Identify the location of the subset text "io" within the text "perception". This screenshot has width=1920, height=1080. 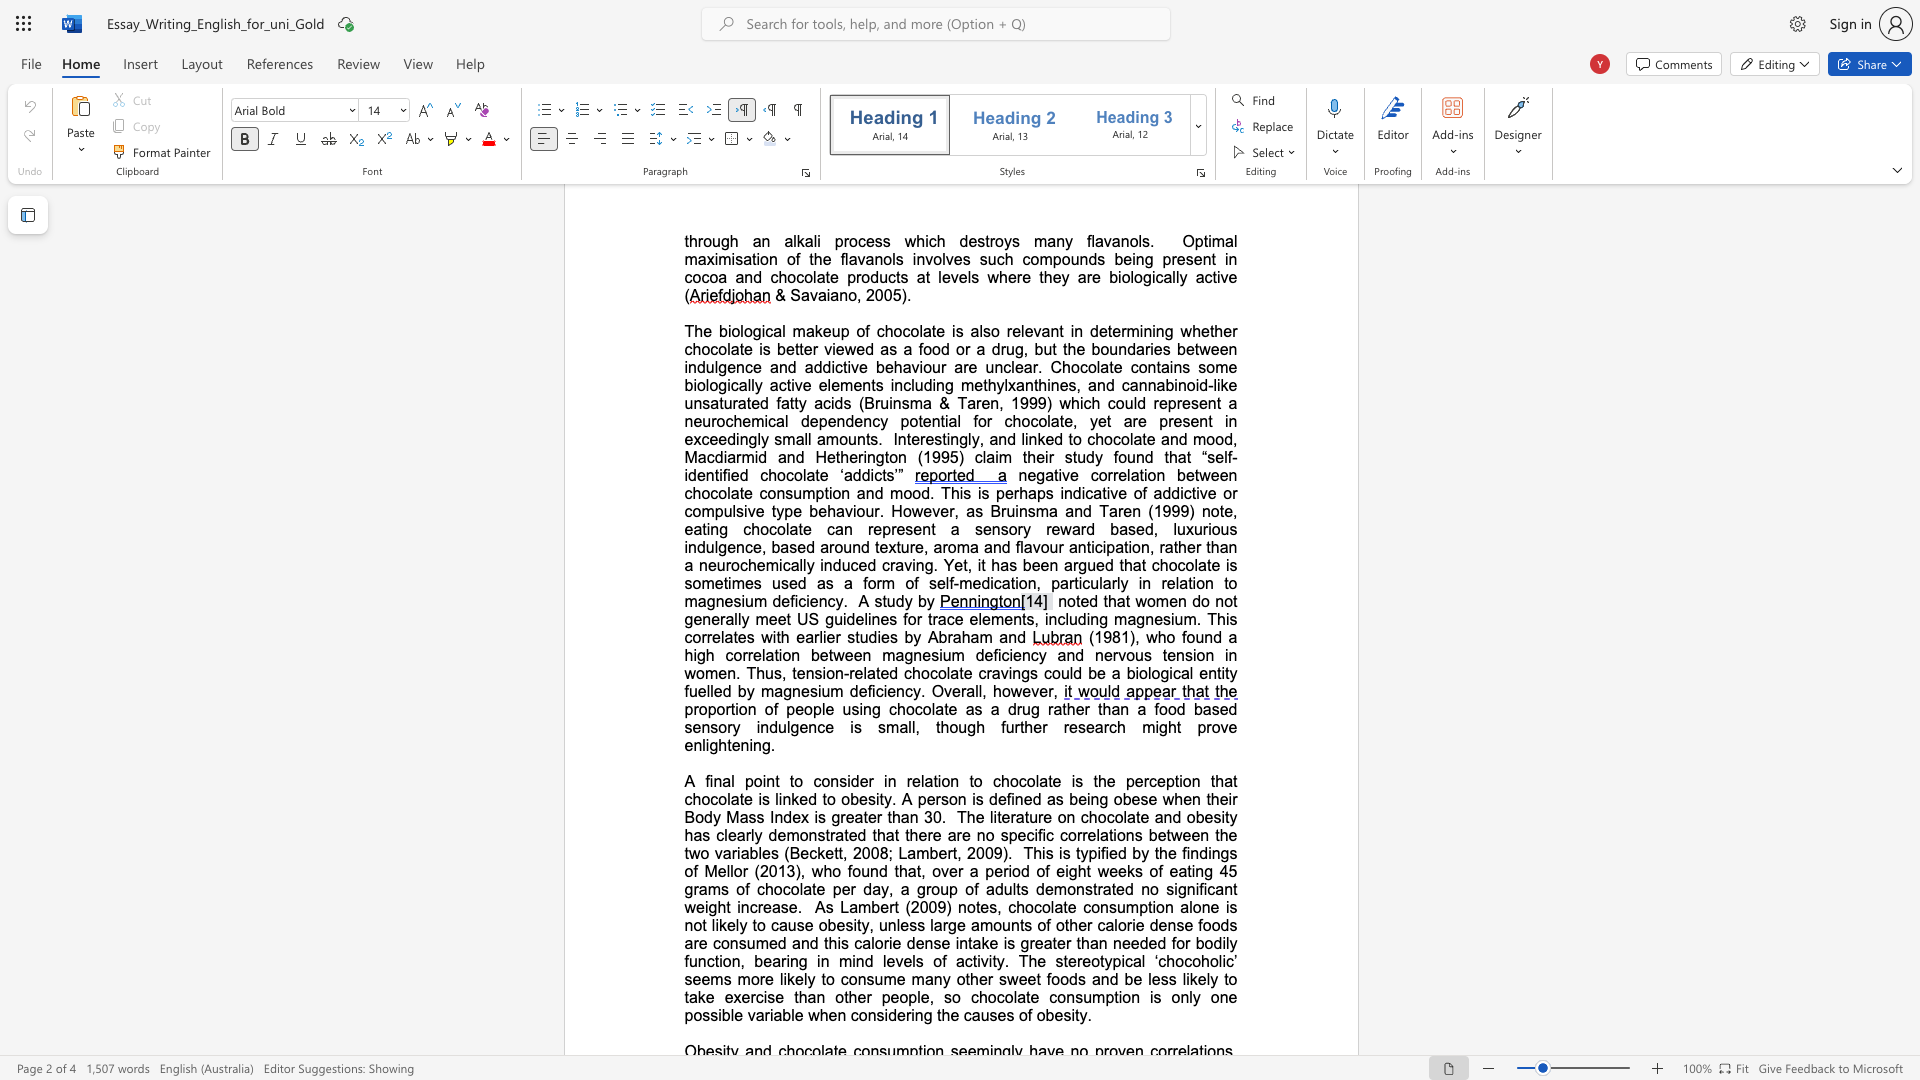
(1179, 780).